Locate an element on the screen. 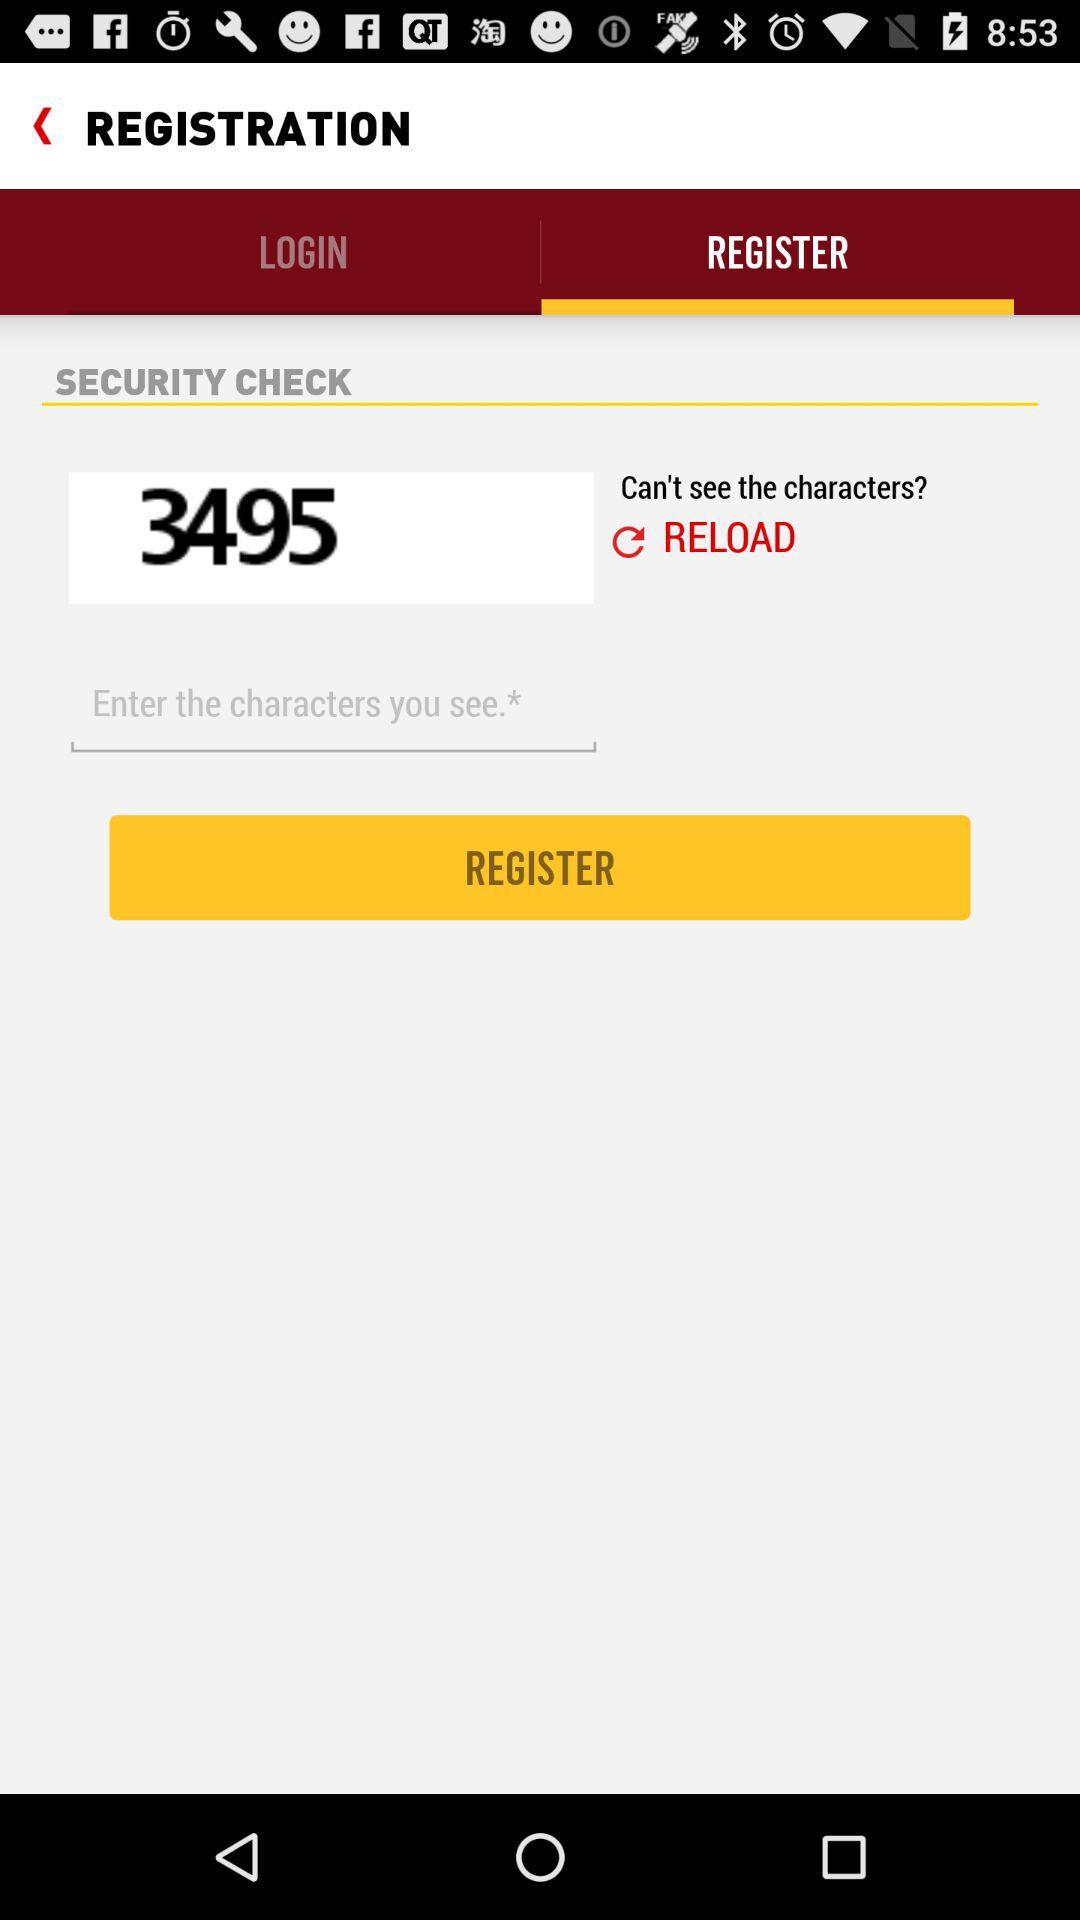 The height and width of the screenshot is (1920, 1080). the item above register is located at coordinates (332, 703).